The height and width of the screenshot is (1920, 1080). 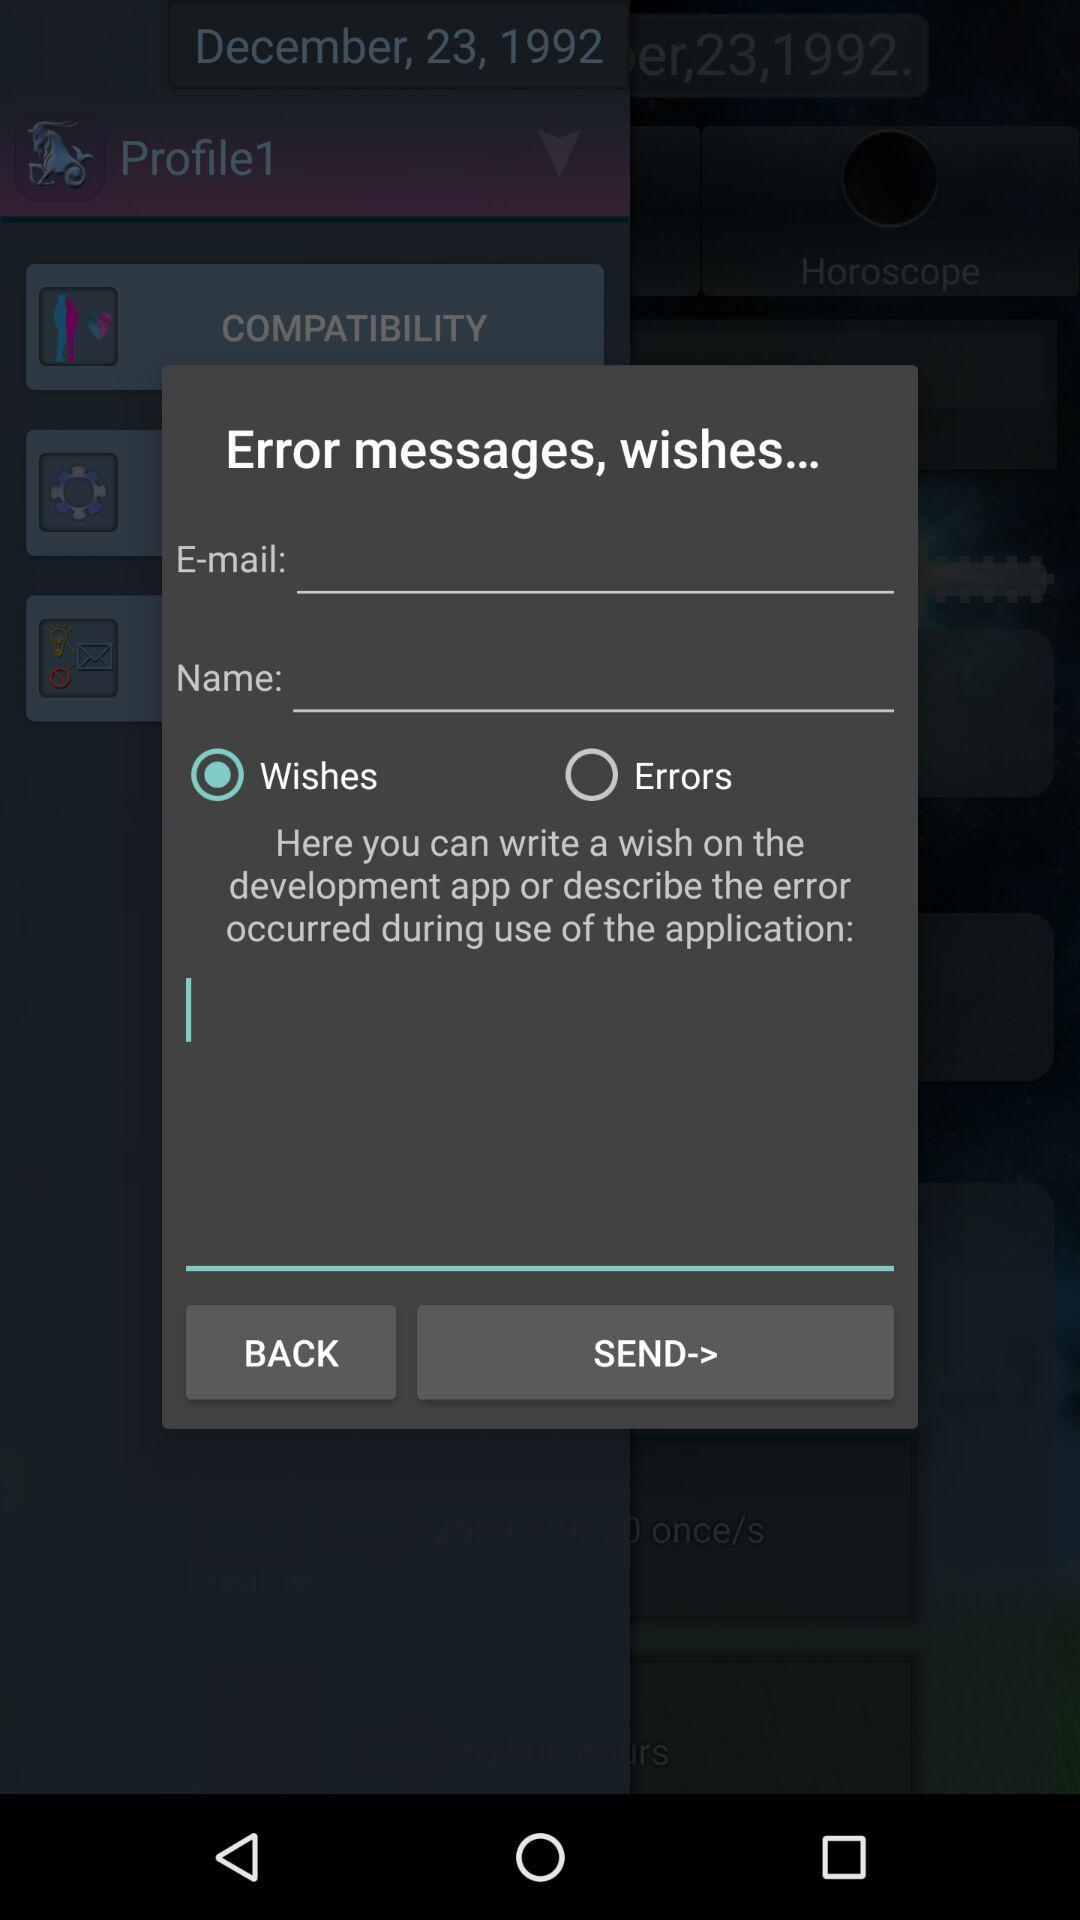 What do you see at coordinates (540, 1120) in the screenshot?
I see `comment` at bounding box center [540, 1120].